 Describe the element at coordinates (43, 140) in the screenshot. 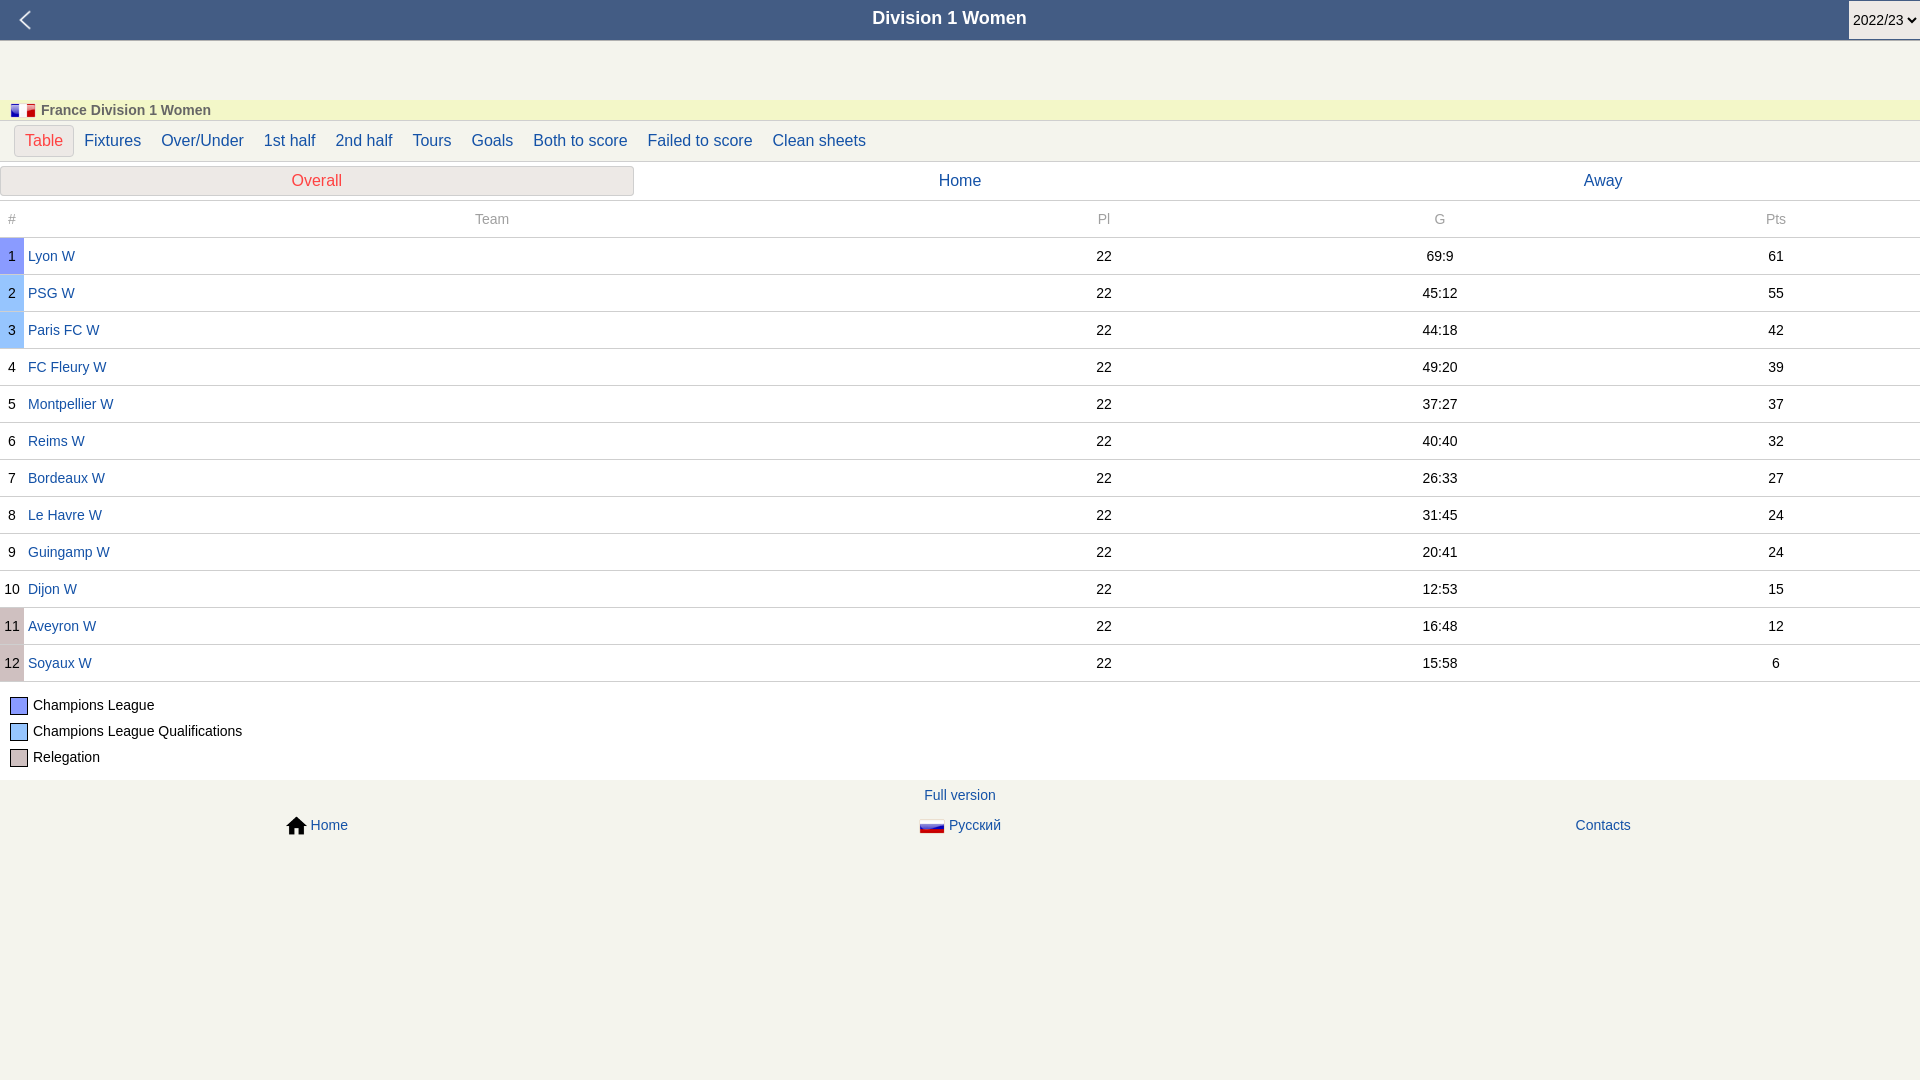

I see `'Table'` at that location.